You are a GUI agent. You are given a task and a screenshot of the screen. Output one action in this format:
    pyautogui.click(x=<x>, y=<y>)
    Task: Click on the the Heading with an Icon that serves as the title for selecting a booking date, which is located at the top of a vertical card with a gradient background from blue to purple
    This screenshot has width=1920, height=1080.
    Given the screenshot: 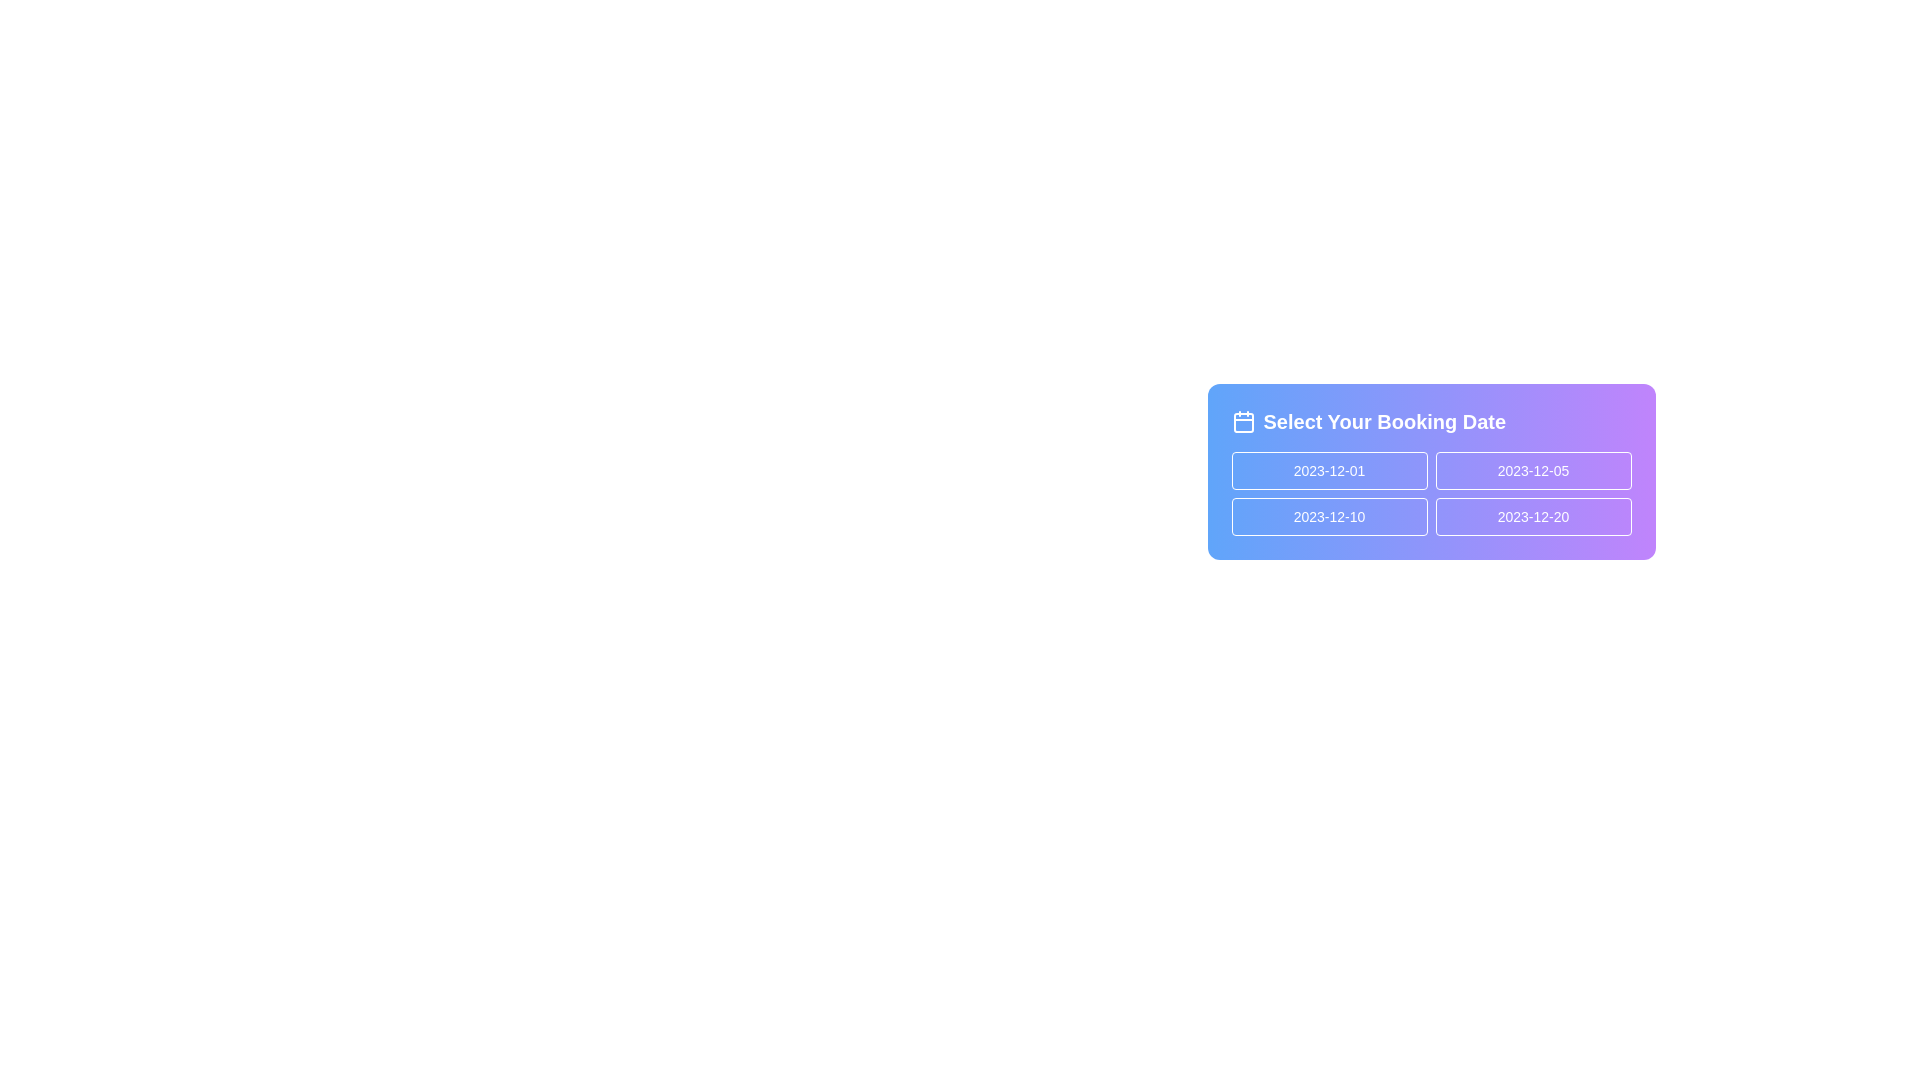 What is the action you would take?
    pyautogui.click(x=1430, y=420)
    